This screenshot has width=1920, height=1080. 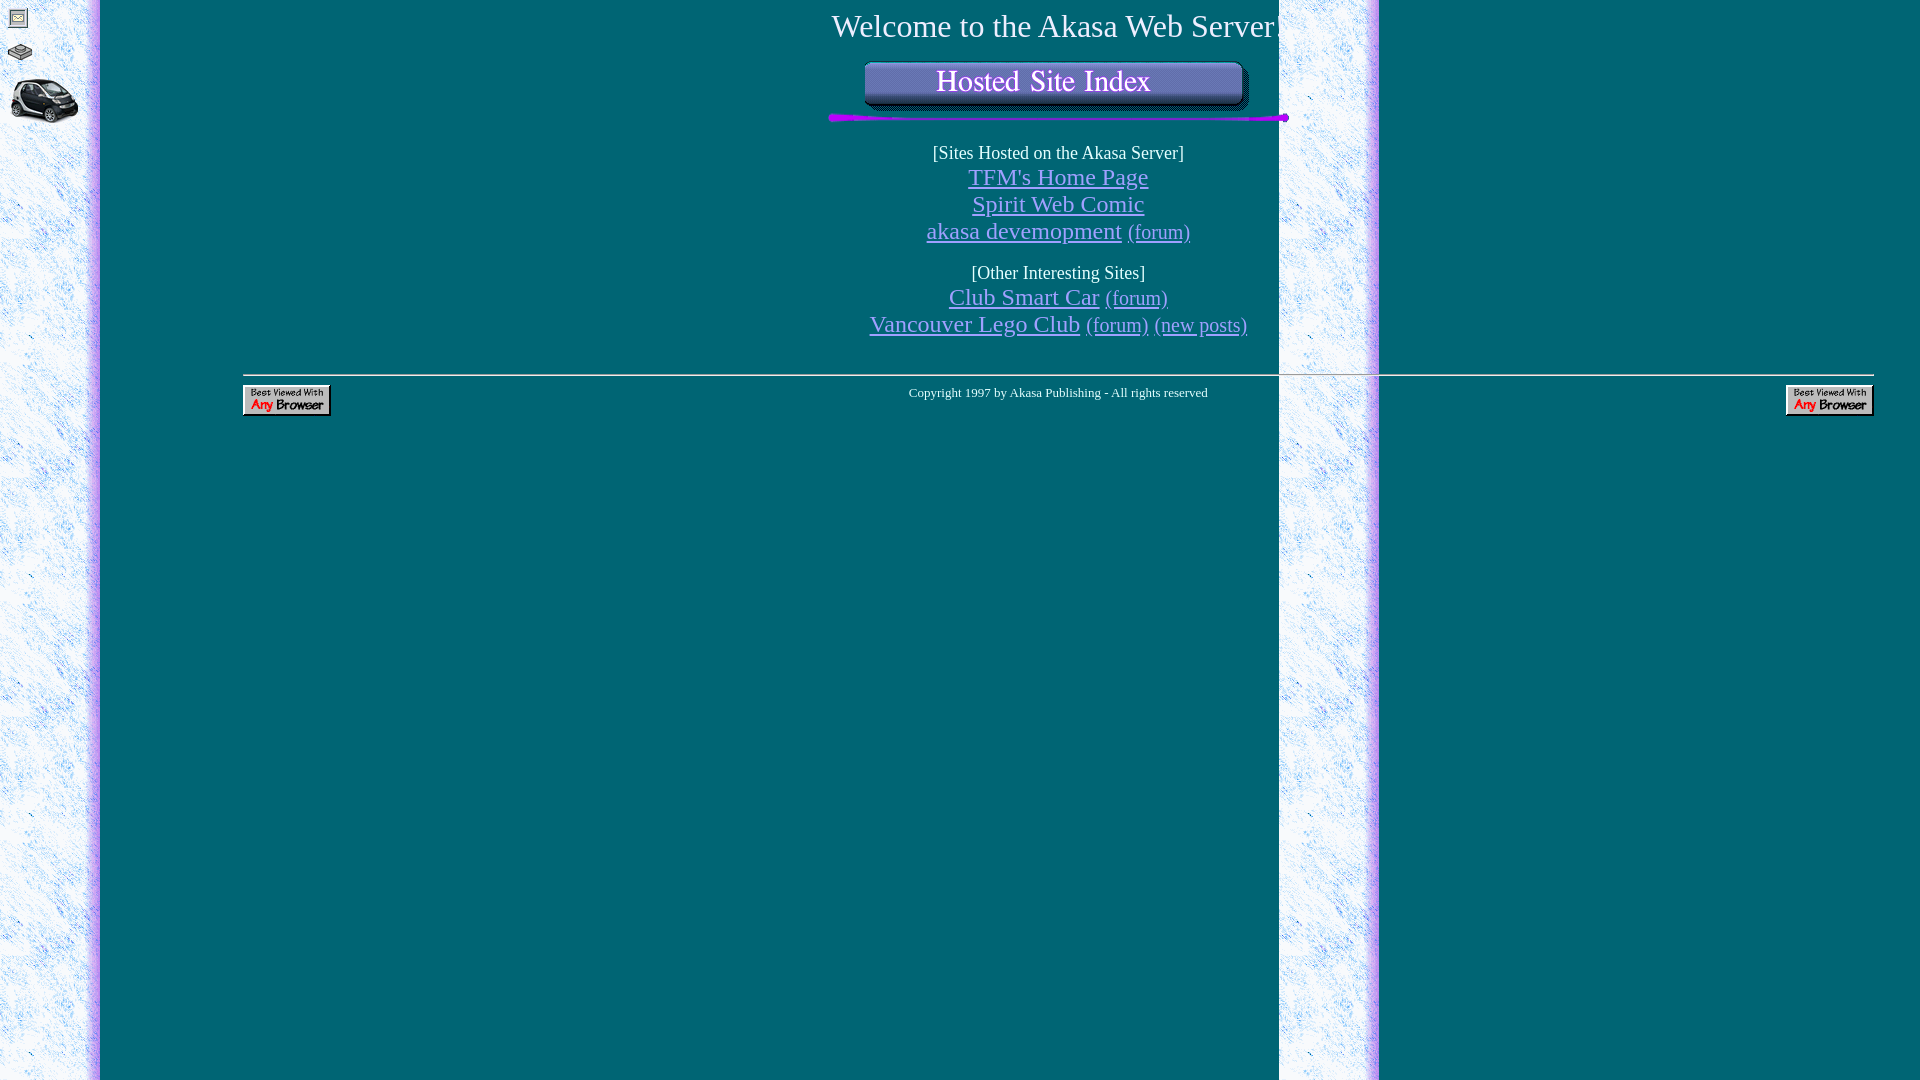 What do you see at coordinates (975, 323) in the screenshot?
I see `'Vancouver Lego Club'` at bounding box center [975, 323].